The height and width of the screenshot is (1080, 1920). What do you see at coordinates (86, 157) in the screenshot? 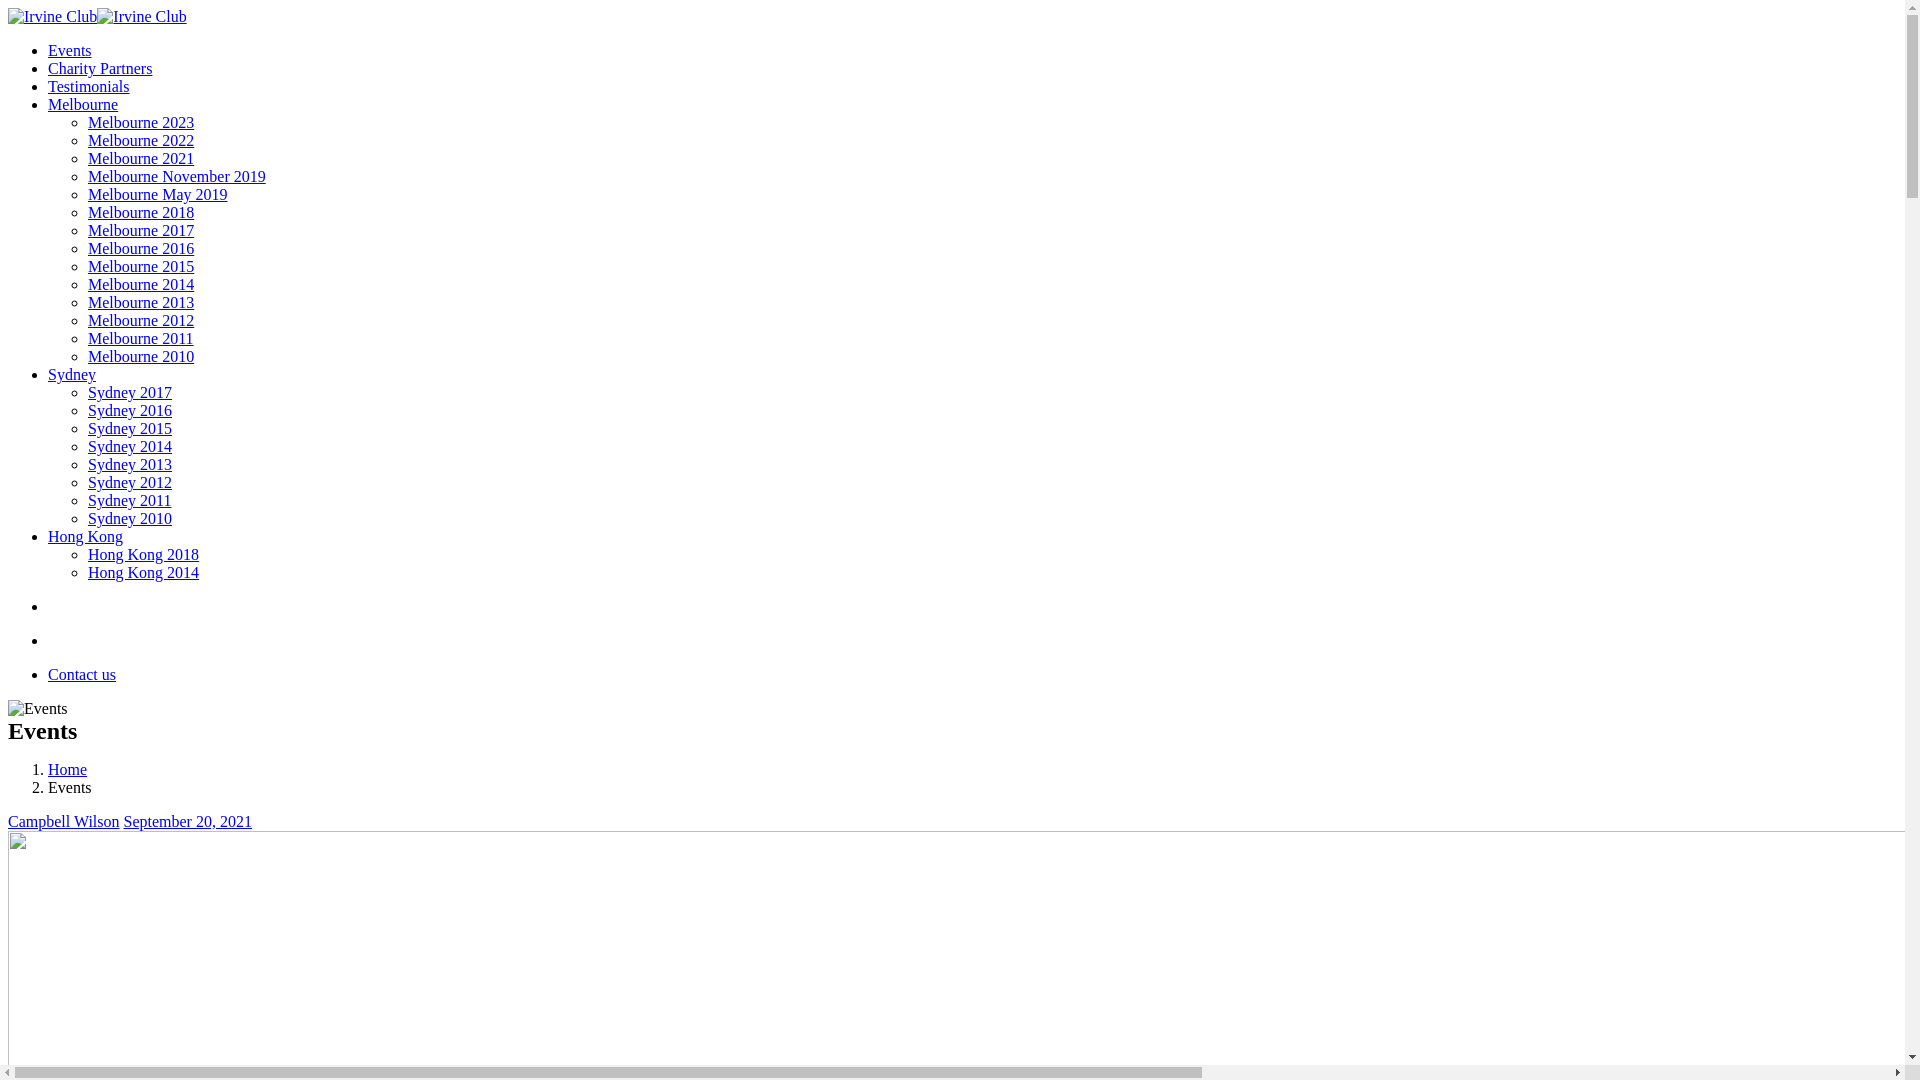
I see `'Melbourne 2021'` at bounding box center [86, 157].